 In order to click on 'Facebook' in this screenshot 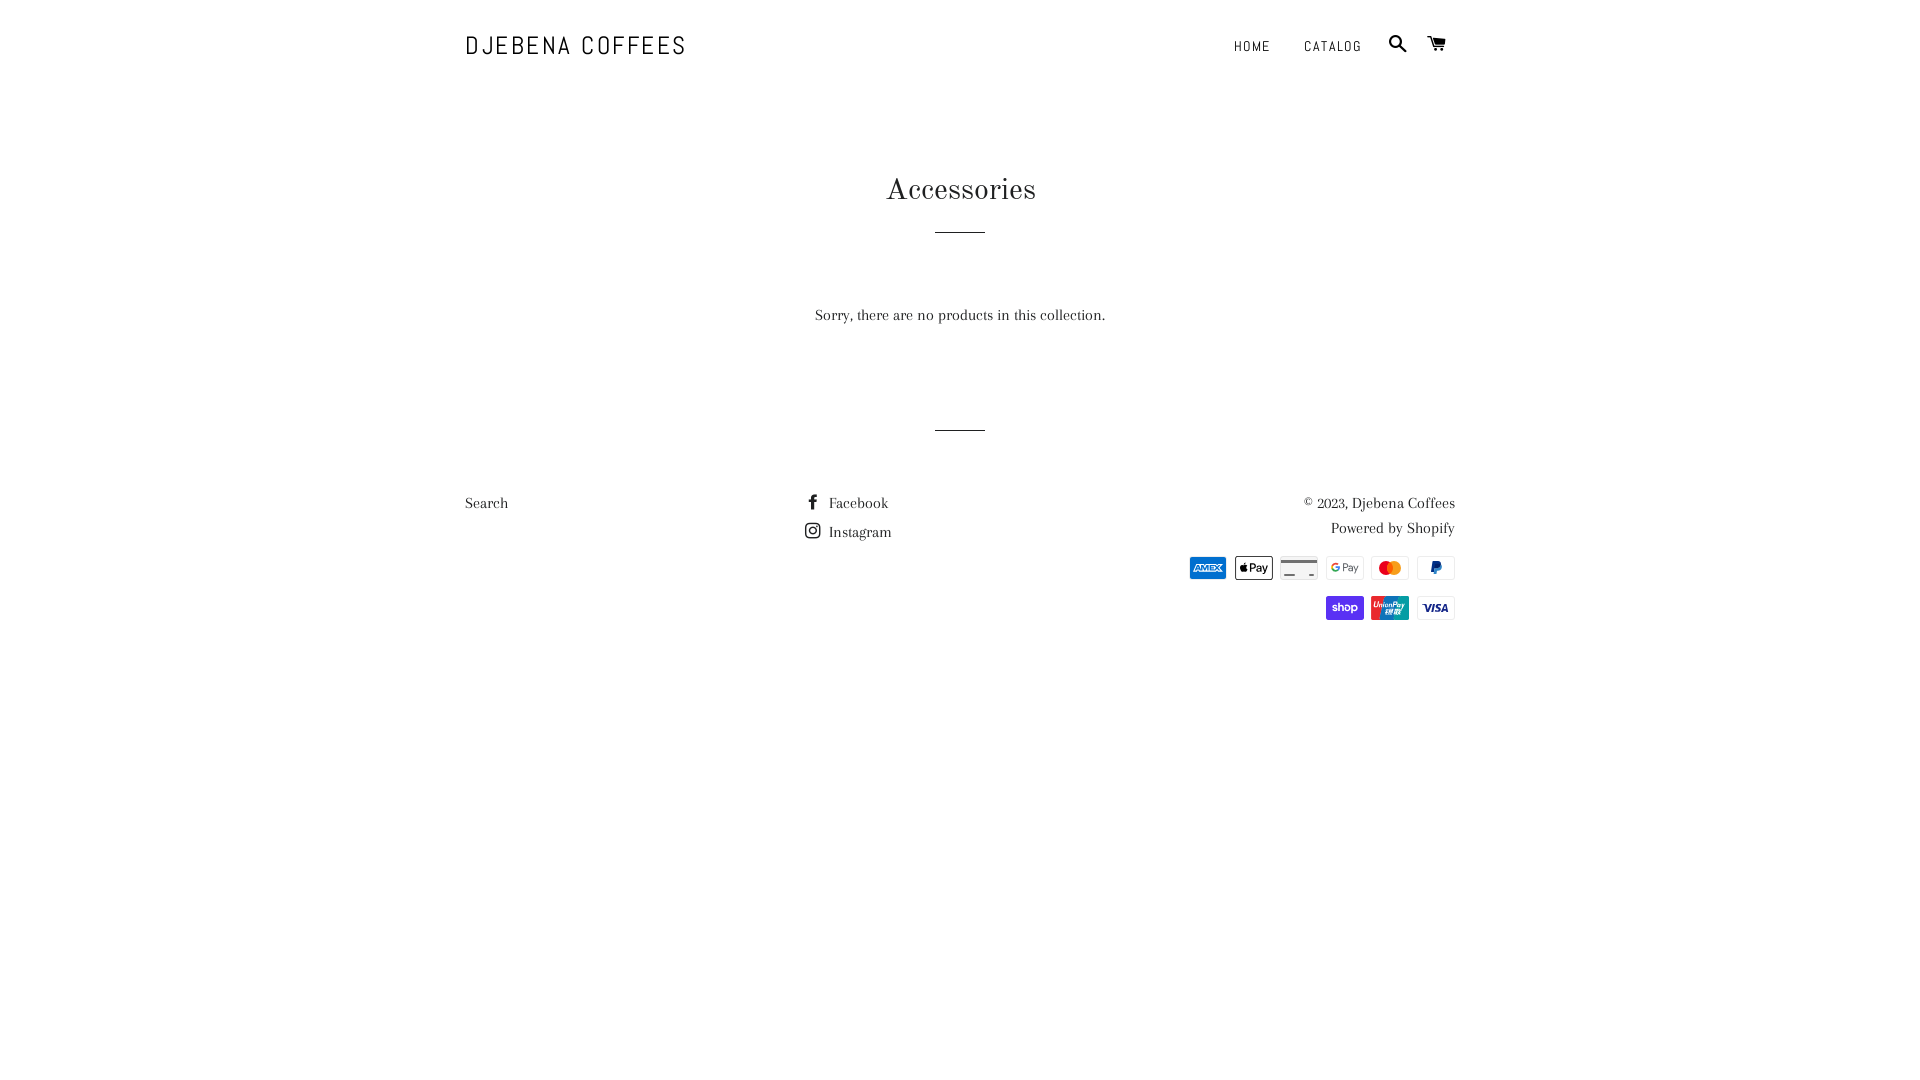, I will do `click(846, 501)`.